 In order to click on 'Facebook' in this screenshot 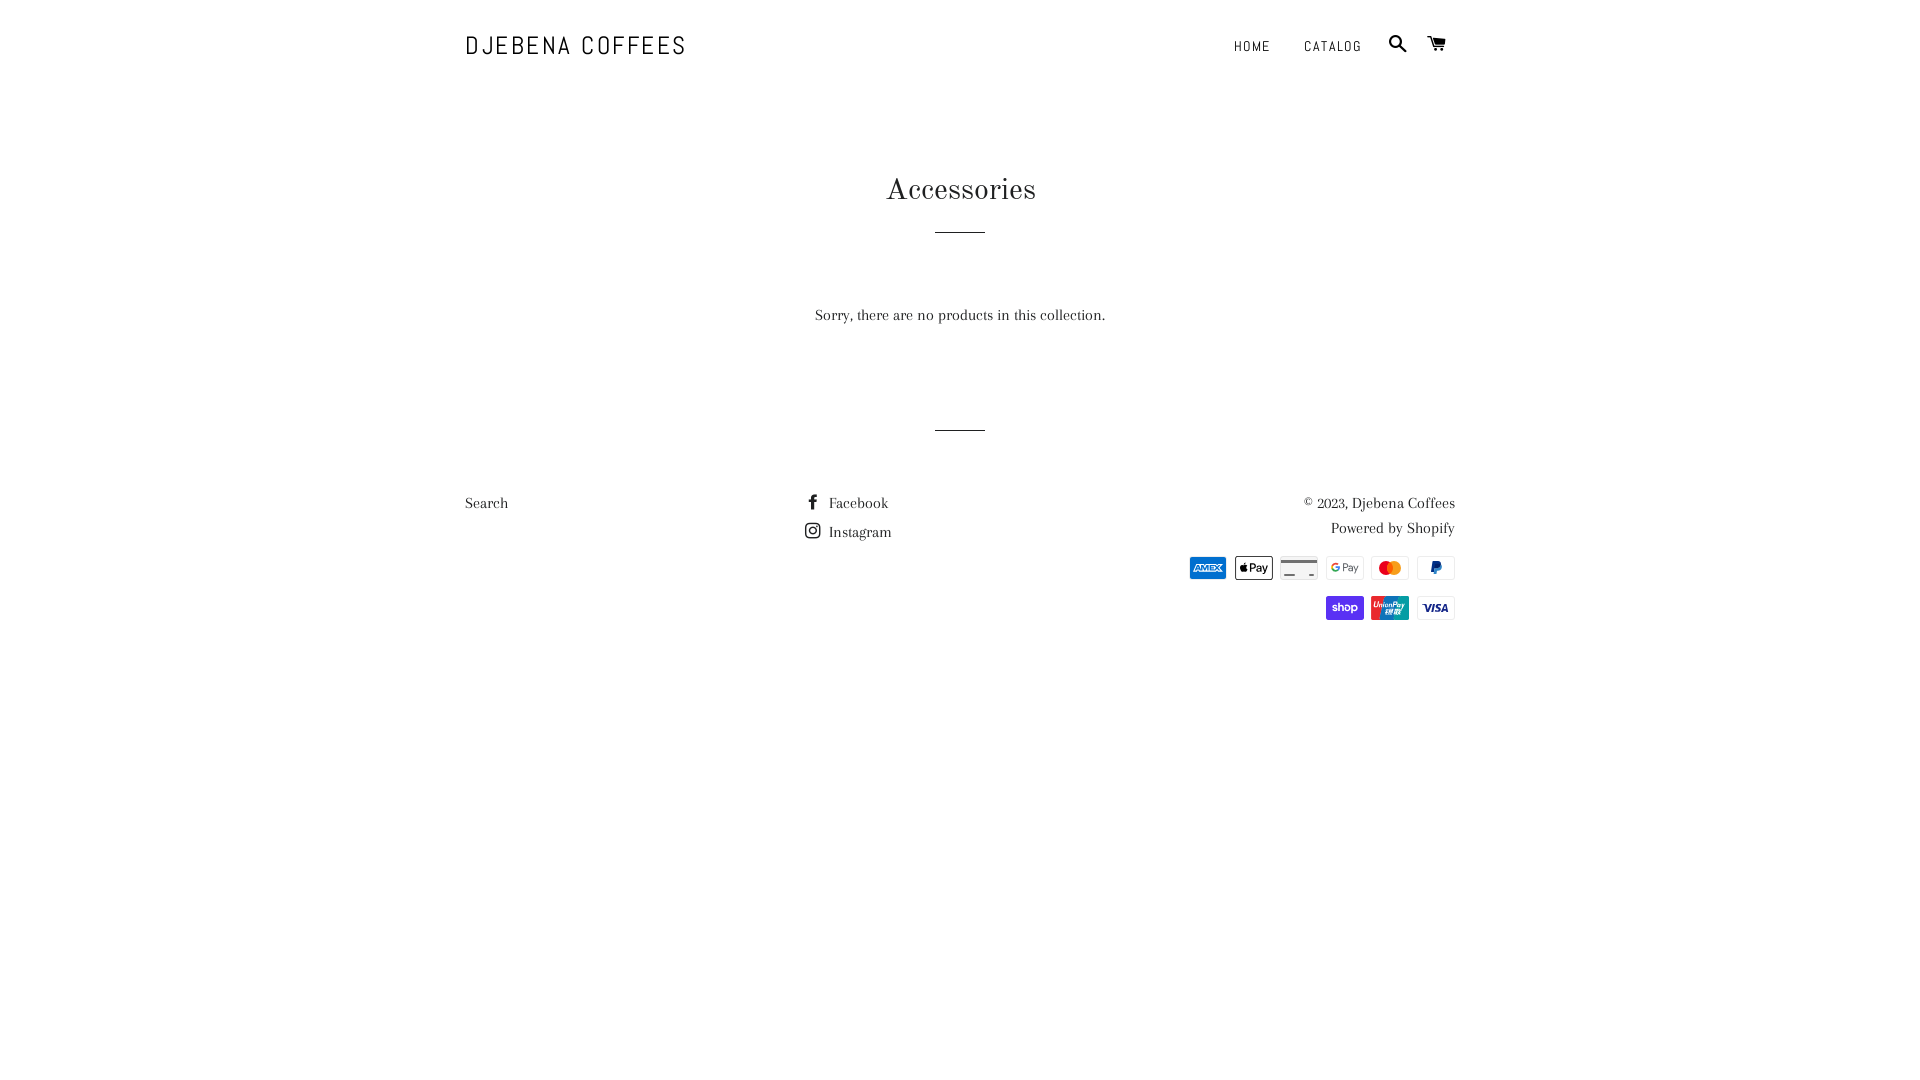, I will do `click(846, 501)`.